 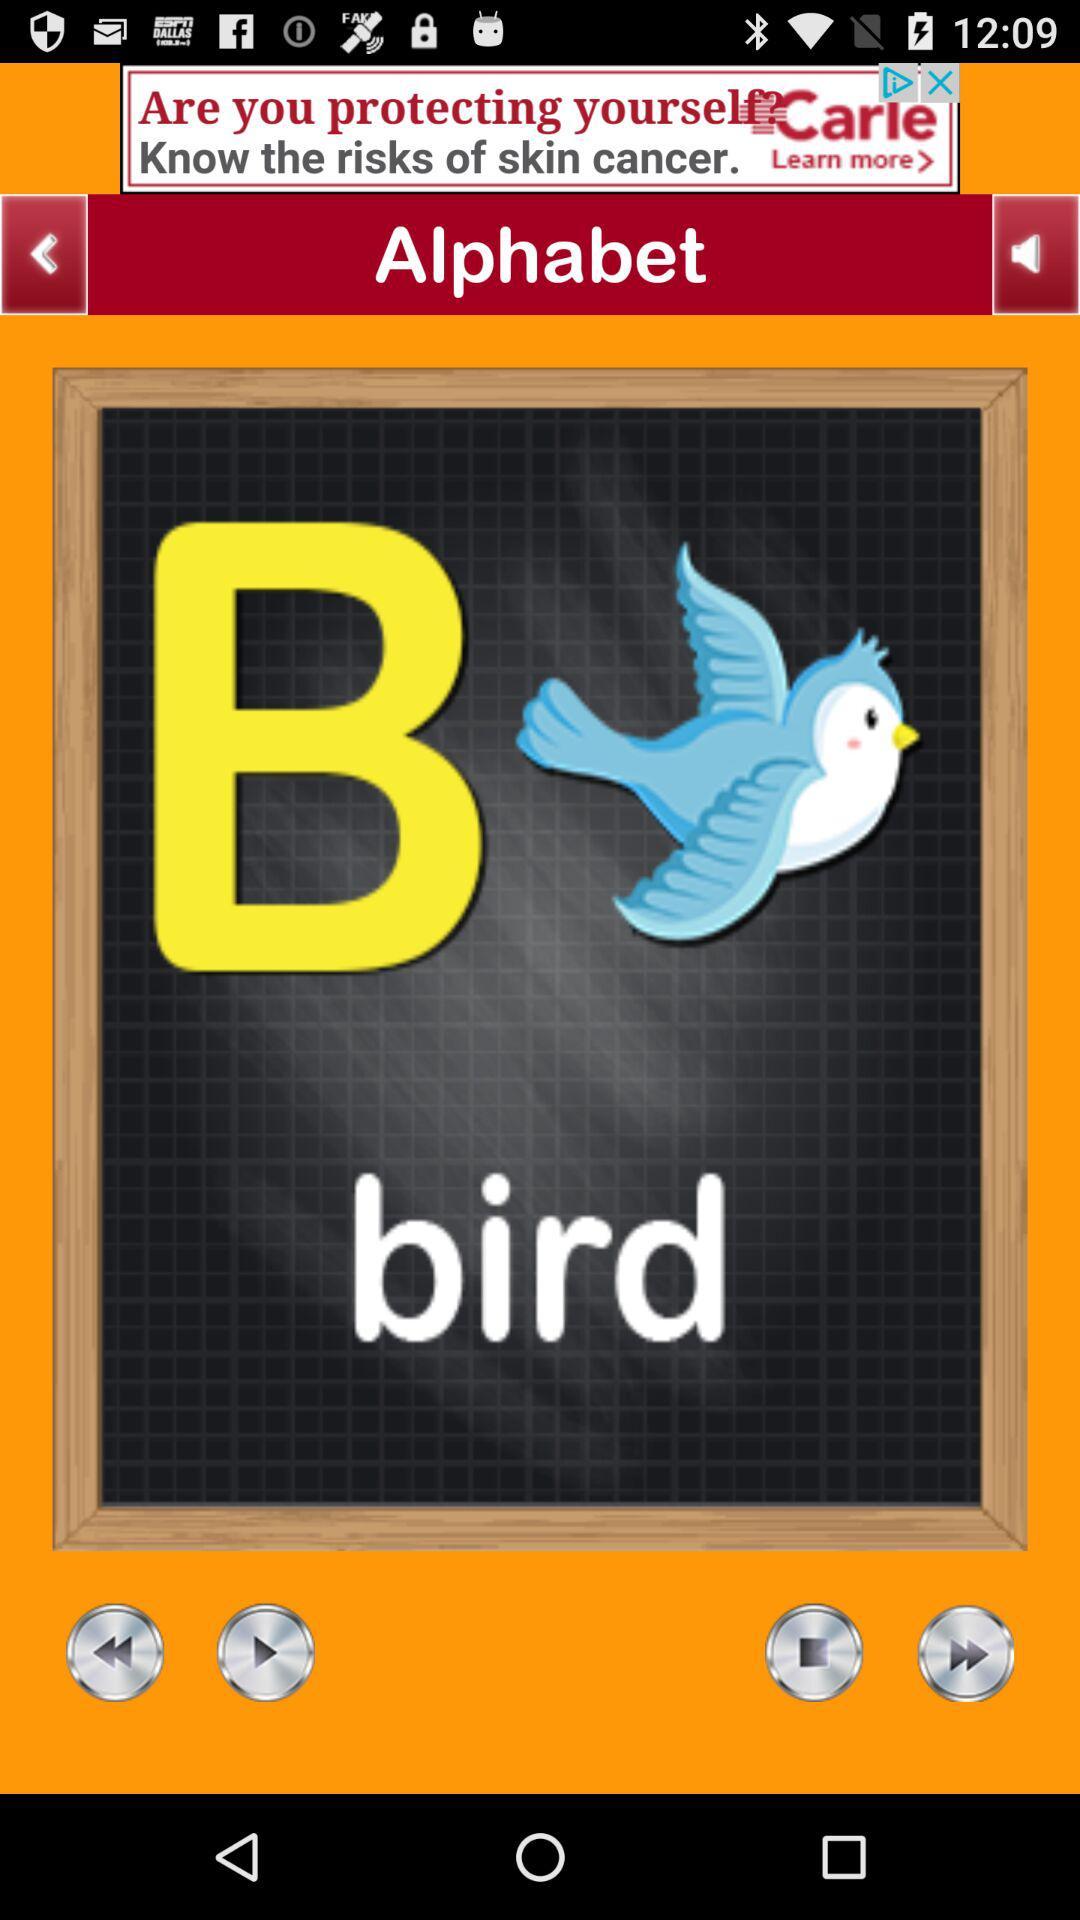 What do you see at coordinates (264, 1768) in the screenshot?
I see `the play icon` at bounding box center [264, 1768].